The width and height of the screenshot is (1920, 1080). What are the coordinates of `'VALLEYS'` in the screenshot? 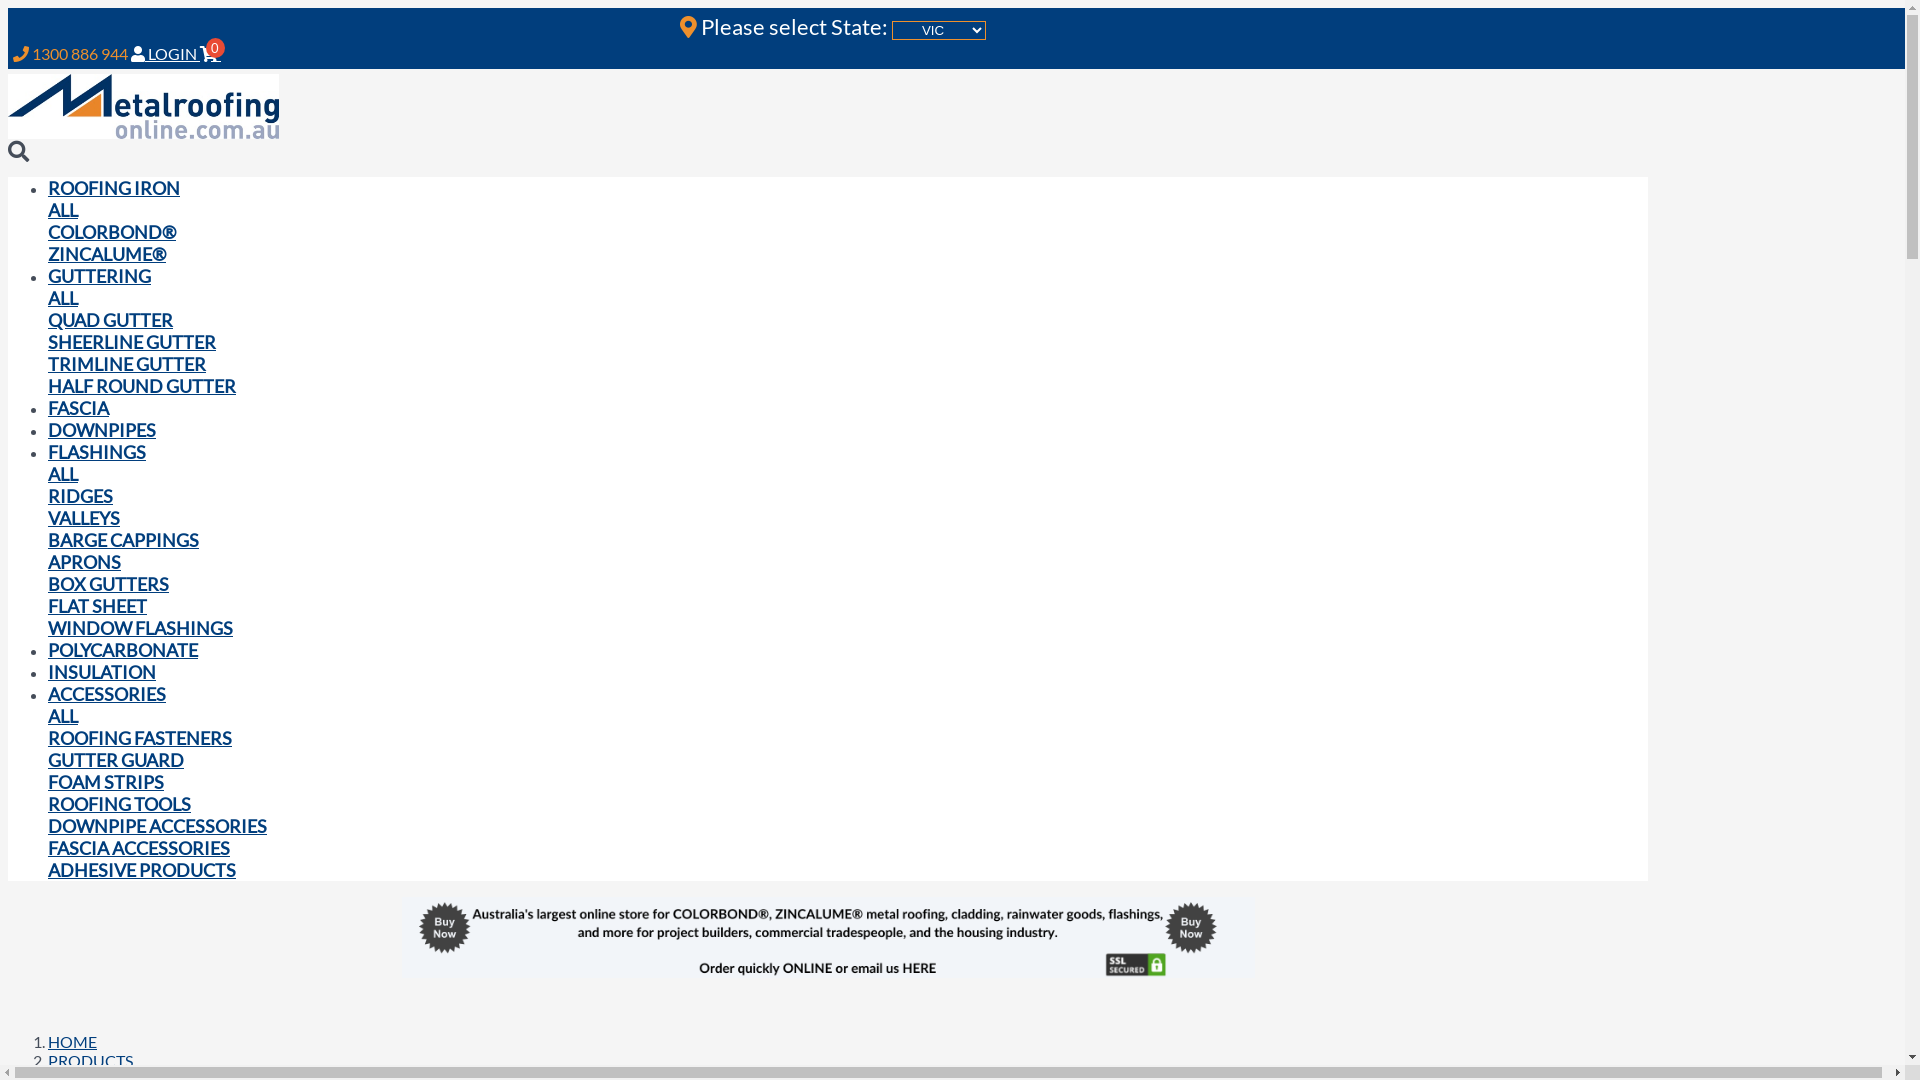 It's located at (82, 516).